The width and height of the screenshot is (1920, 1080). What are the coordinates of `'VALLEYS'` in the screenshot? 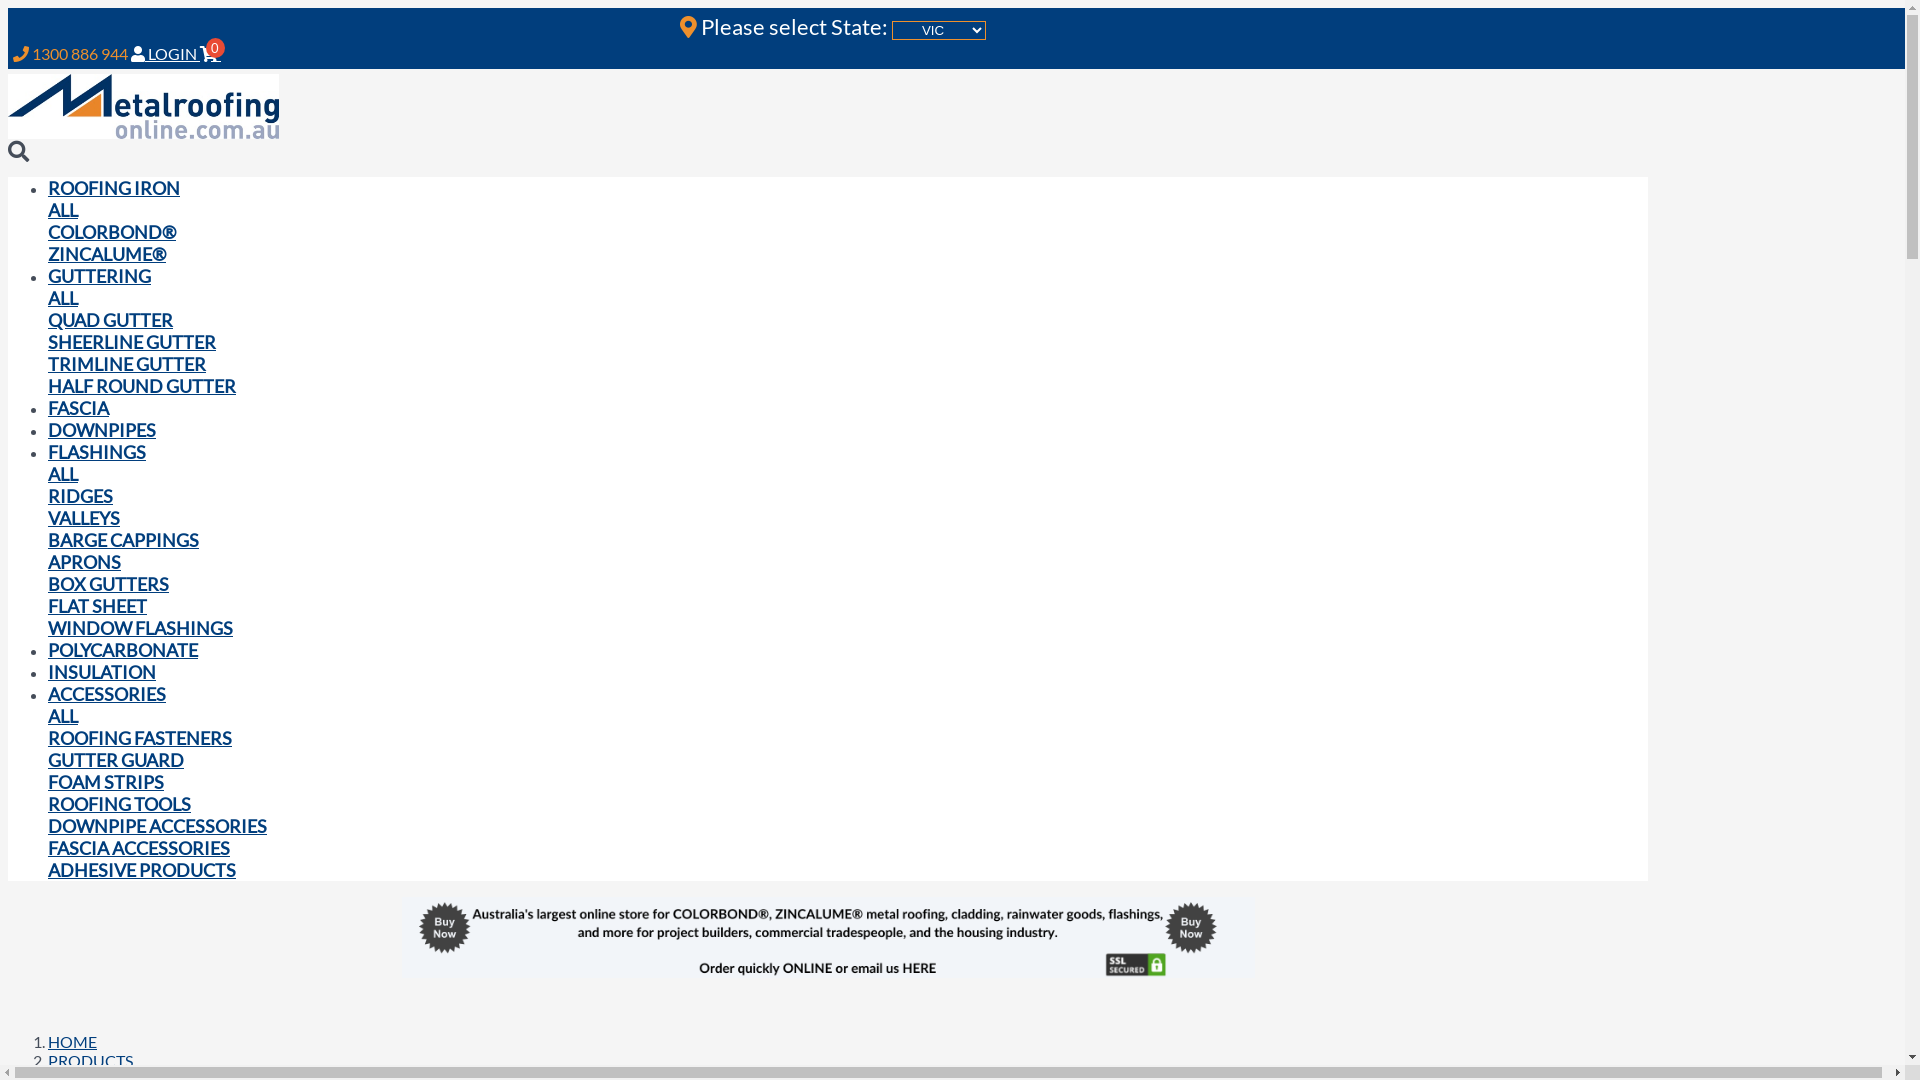 It's located at (82, 516).